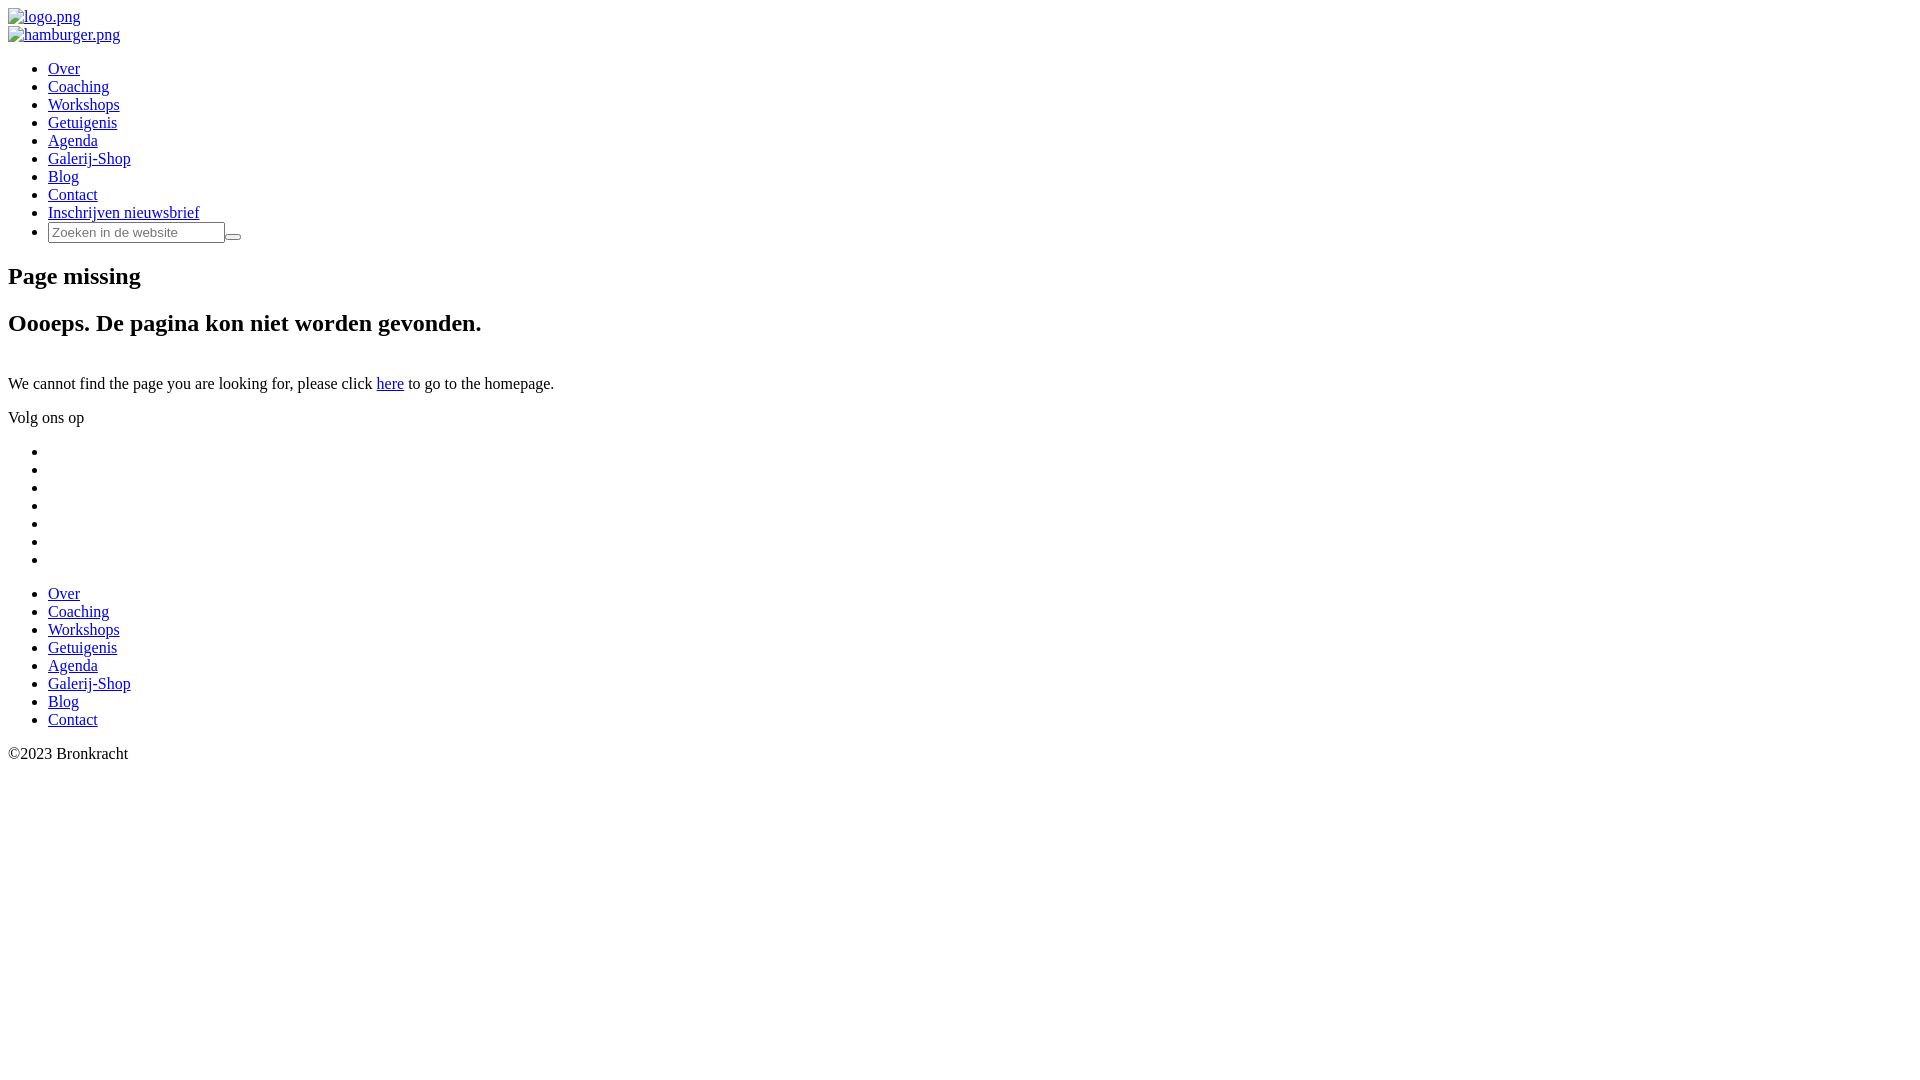 This screenshot has width=1920, height=1080. Describe the element at coordinates (8, 16) in the screenshot. I see `'Bronkracht'` at that location.